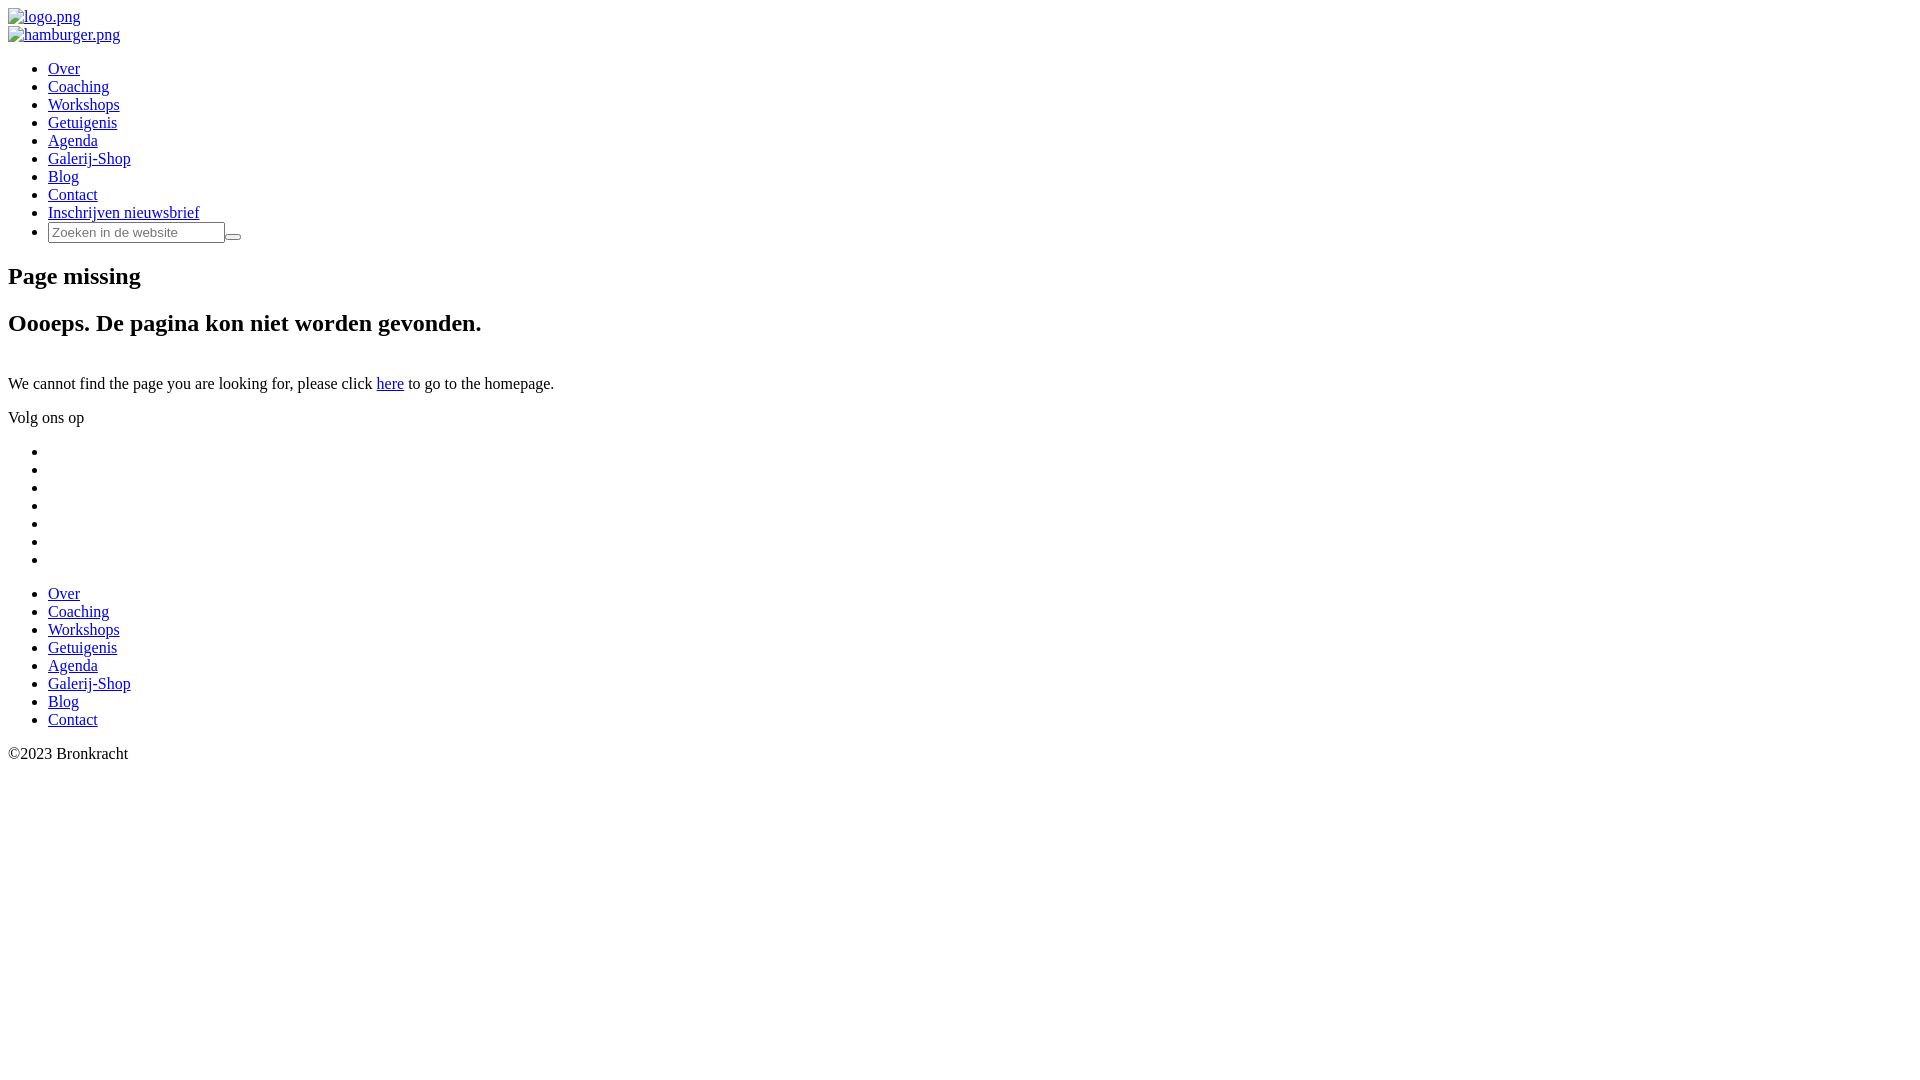 This screenshot has width=1920, height=1080. Describe the element at coordinates (8, 16) in the screenshot. I see `'Bronkracht'` at that location.